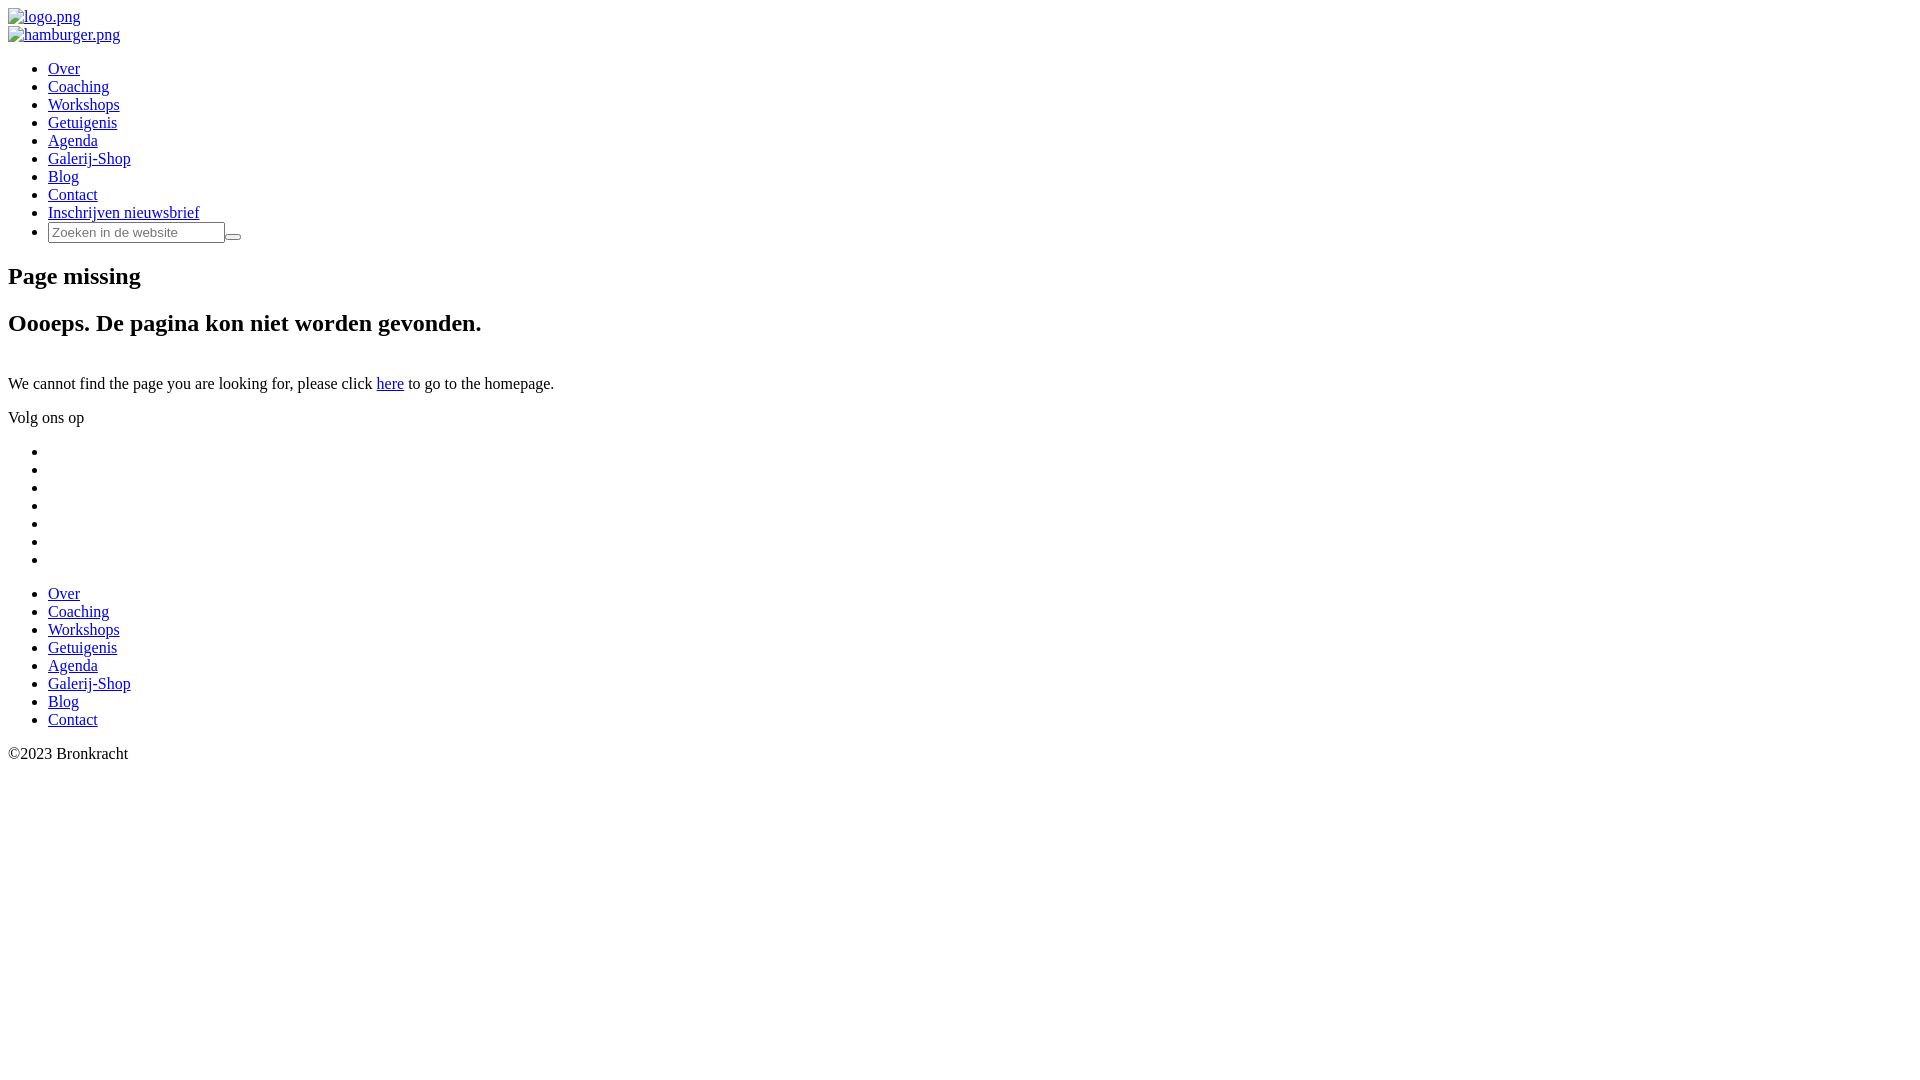 This screenshot has width=1920, height=1080. Describe the element at coordinates (8, 16) in the screenshot. I see `'Bronkracht'` at that location.